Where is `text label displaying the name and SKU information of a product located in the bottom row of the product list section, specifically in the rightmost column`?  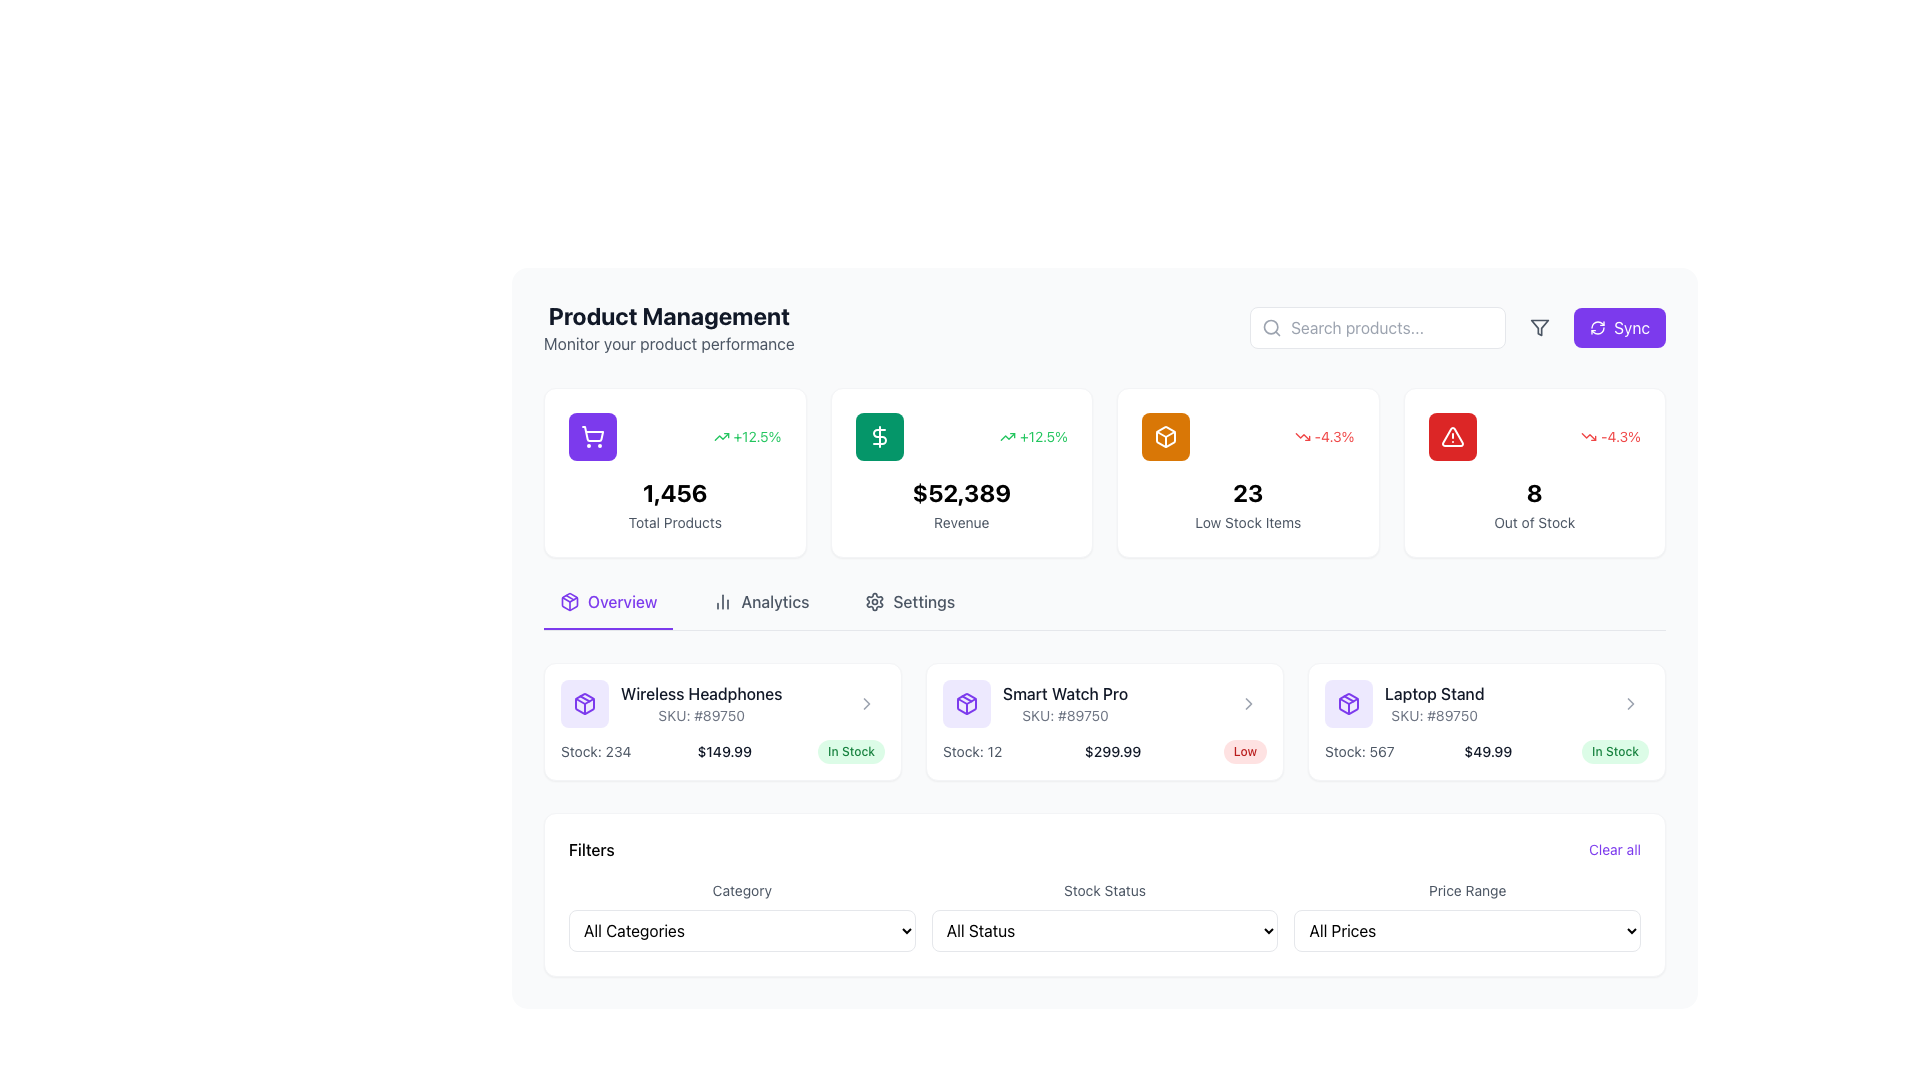
text label displaying the name and SKU information of a product located in the bottom row of the product list section, specifically in the rightmost column is located at coordinates (1433, 703).